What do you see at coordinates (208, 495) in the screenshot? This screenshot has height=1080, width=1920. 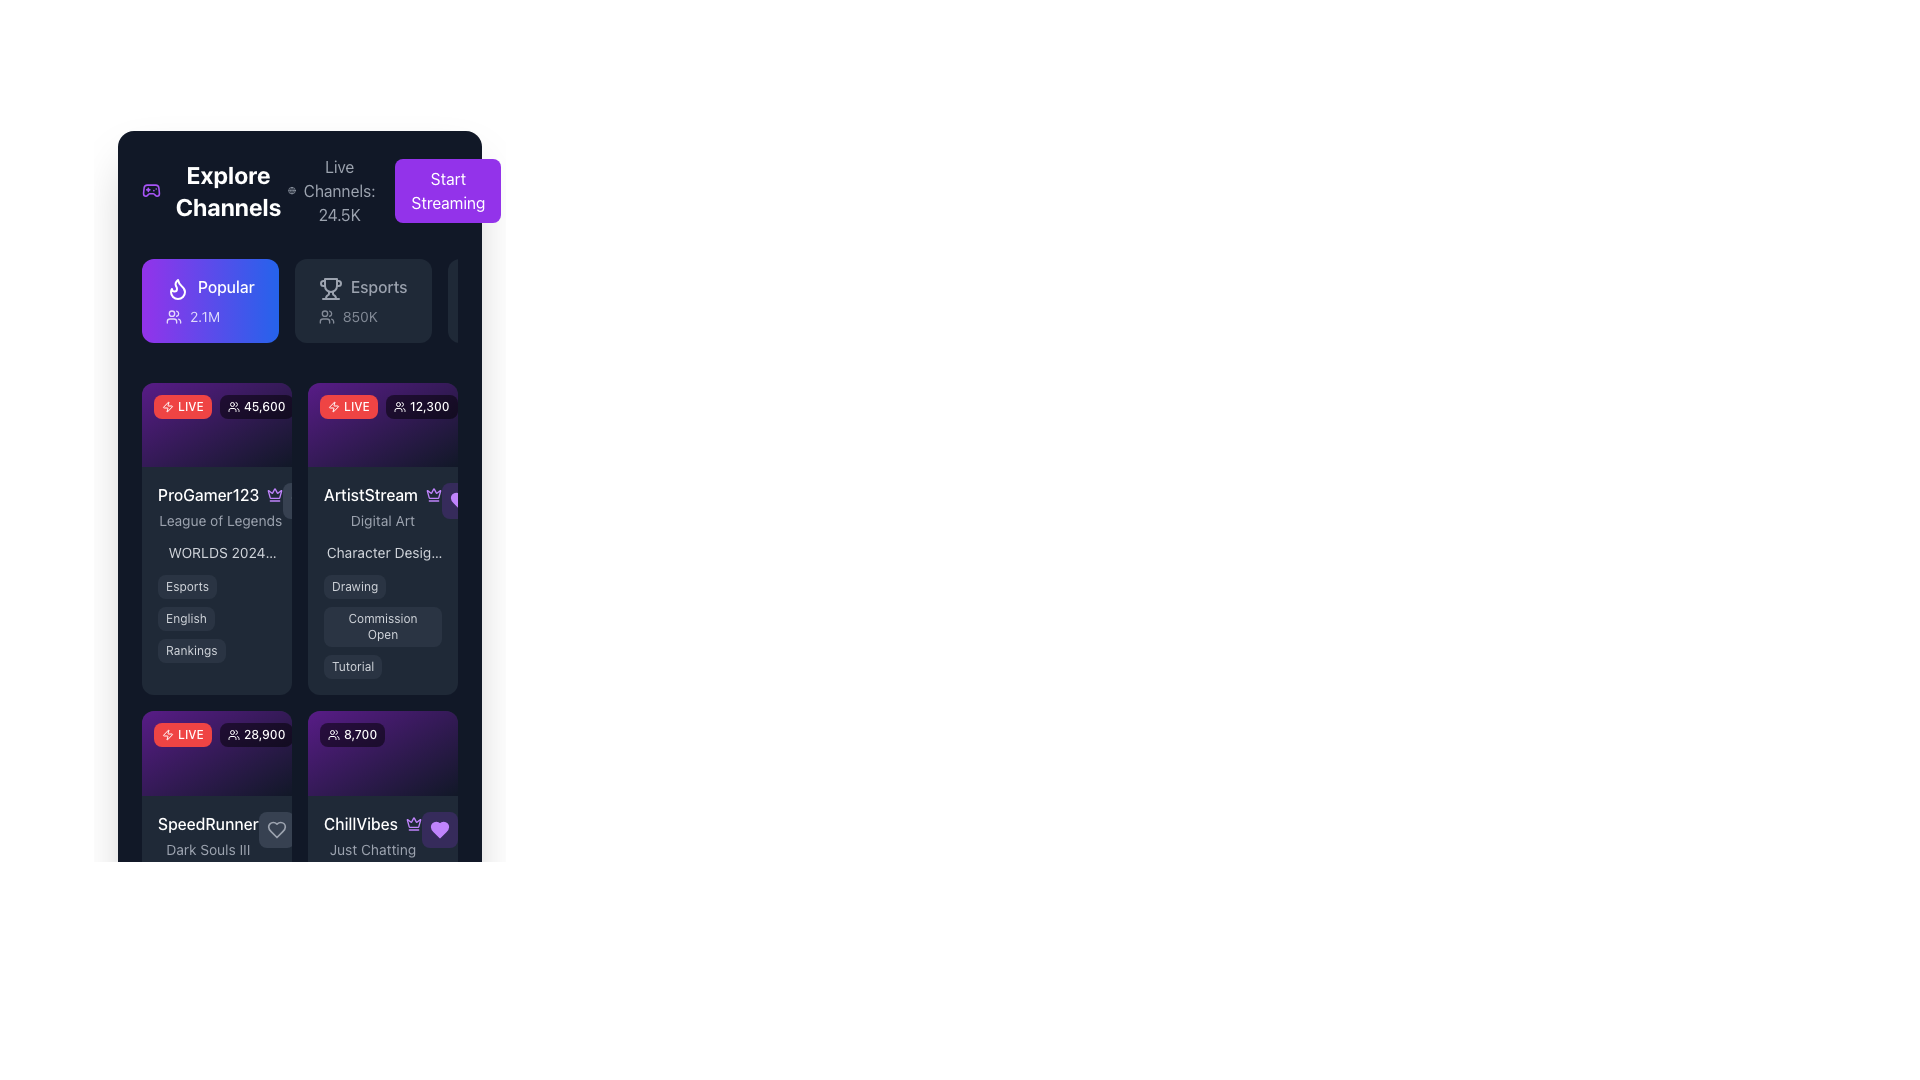 I see `username displayed in the Text Label located within the channel preview card, positioned to the left of the crowned badge icon and above the descriptive text` at bounding box center [208, 495].